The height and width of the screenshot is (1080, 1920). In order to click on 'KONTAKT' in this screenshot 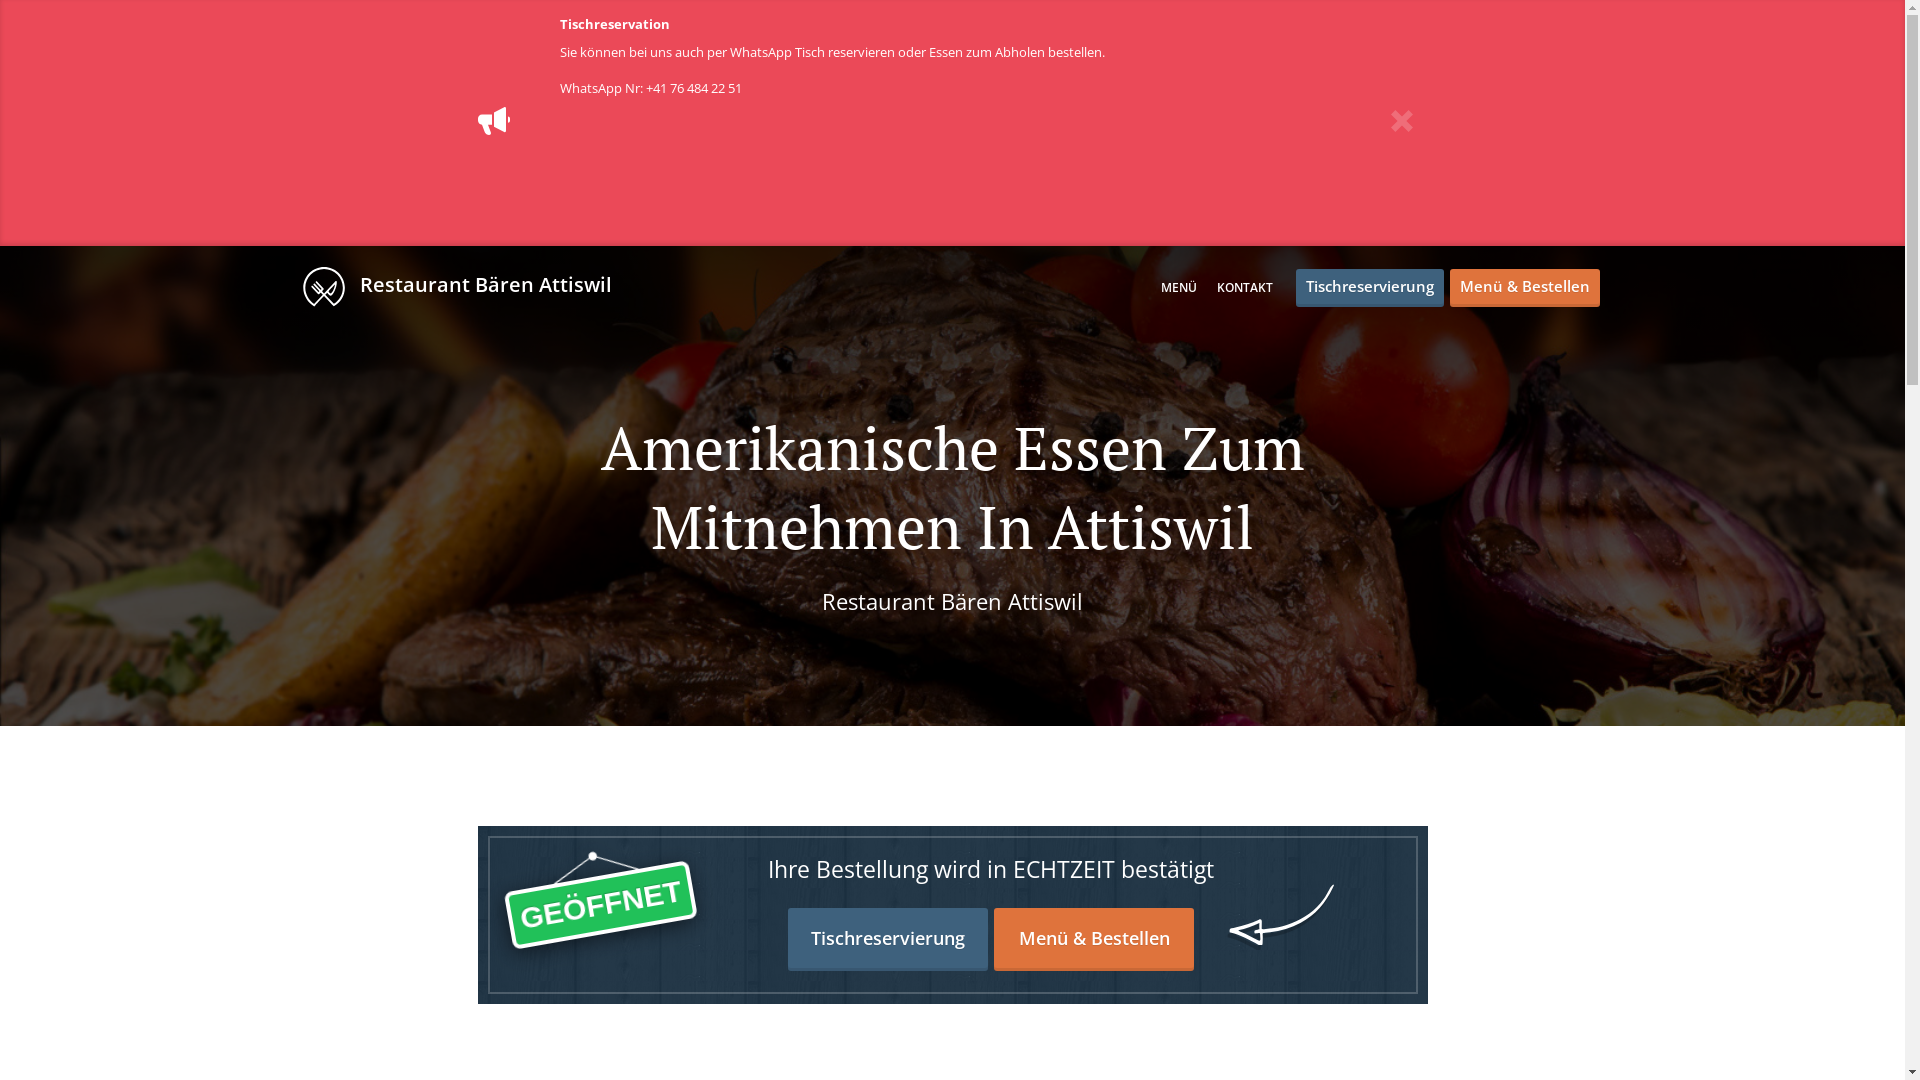, I will do `click(1242, 287)`.